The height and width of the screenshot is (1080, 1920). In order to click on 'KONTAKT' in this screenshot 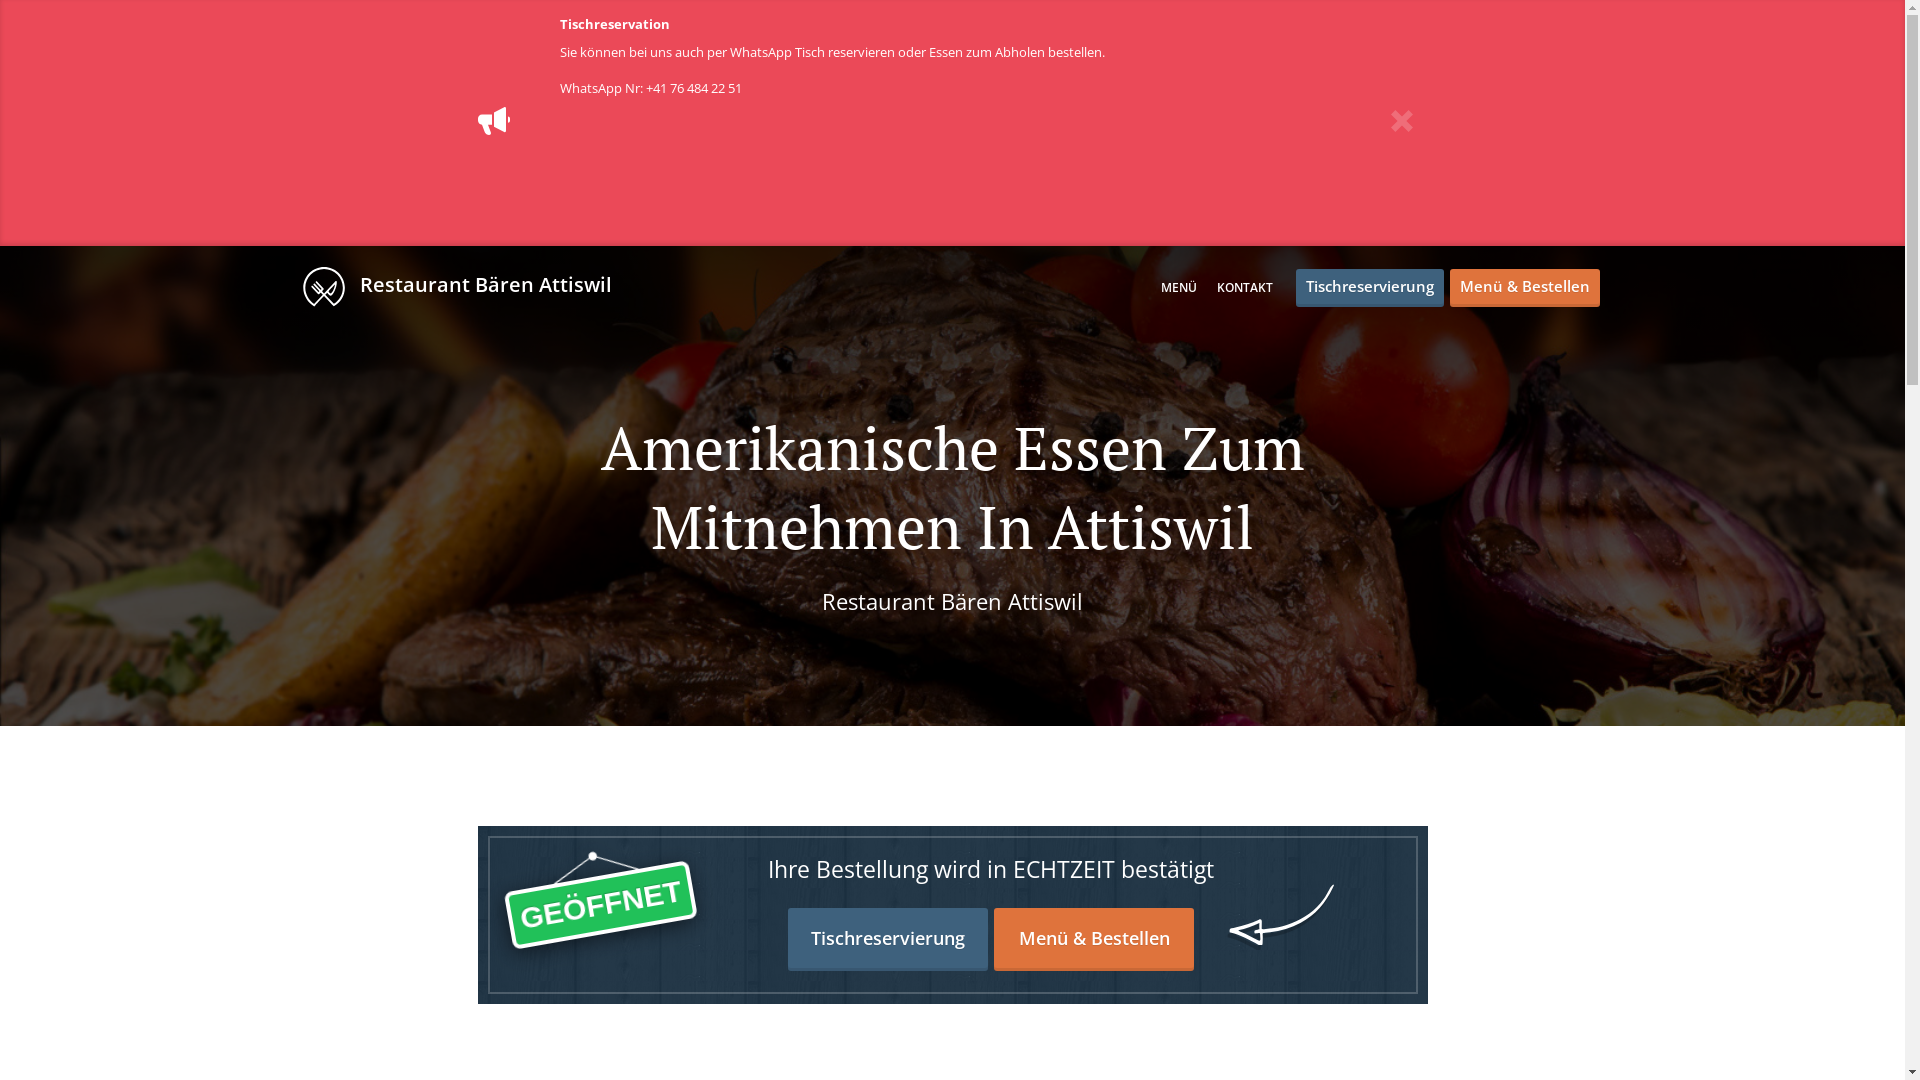, I will do `click(1242, 287)`.